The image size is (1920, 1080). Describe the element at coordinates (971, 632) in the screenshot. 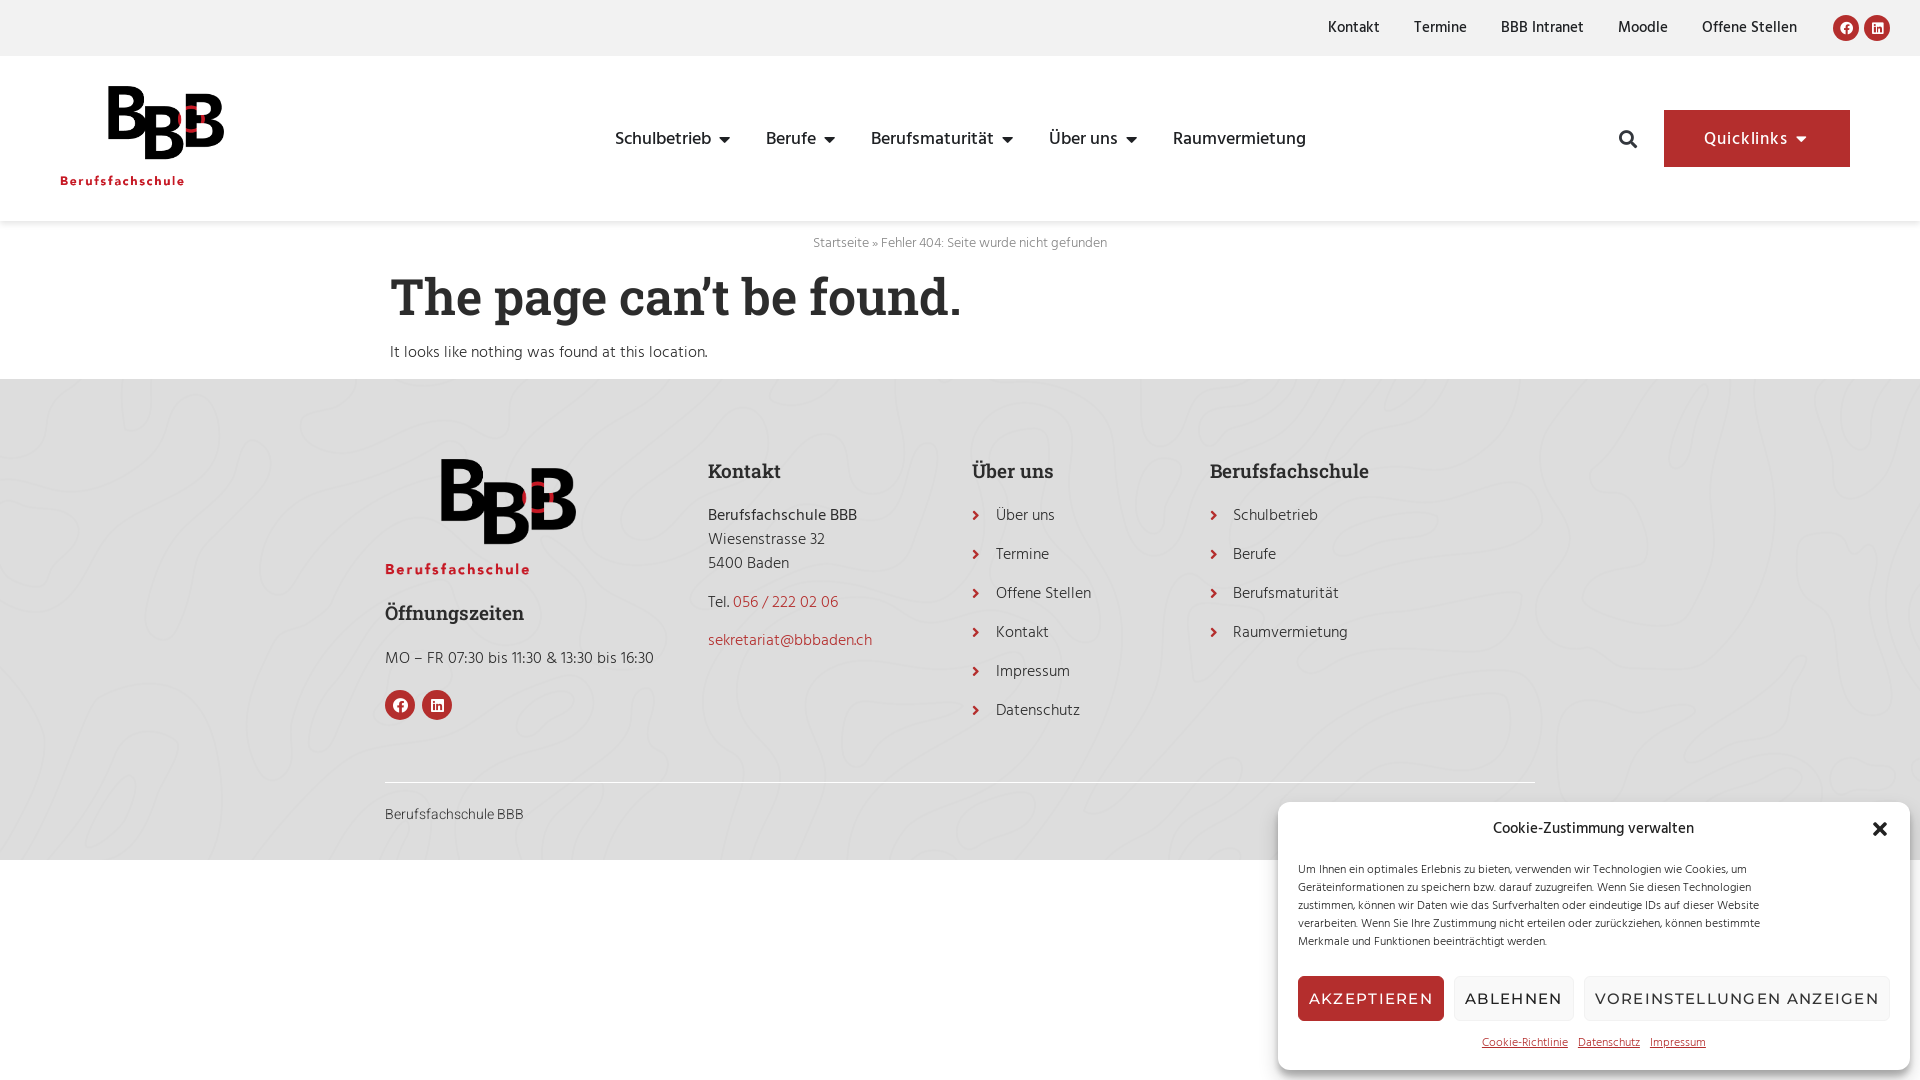

I see `'Kontakt'` at that location.